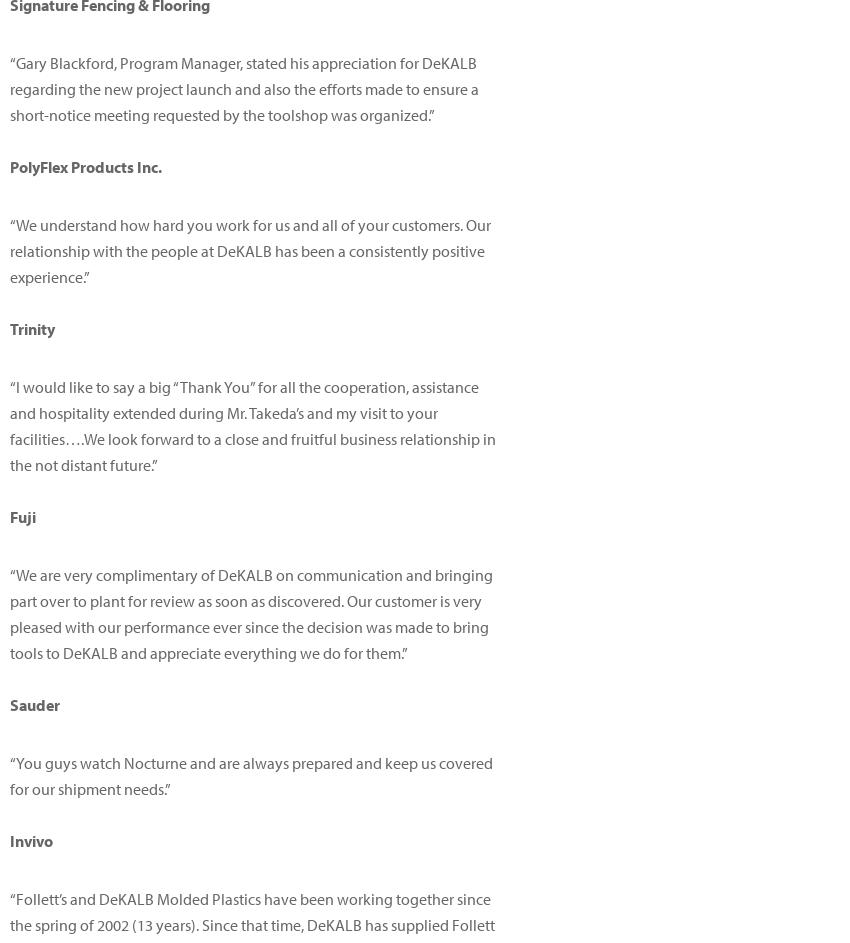 The width and height of the screenshot is (850, 943). I want to click on 'PolyFlex Products Inc.', so click(85, 166).